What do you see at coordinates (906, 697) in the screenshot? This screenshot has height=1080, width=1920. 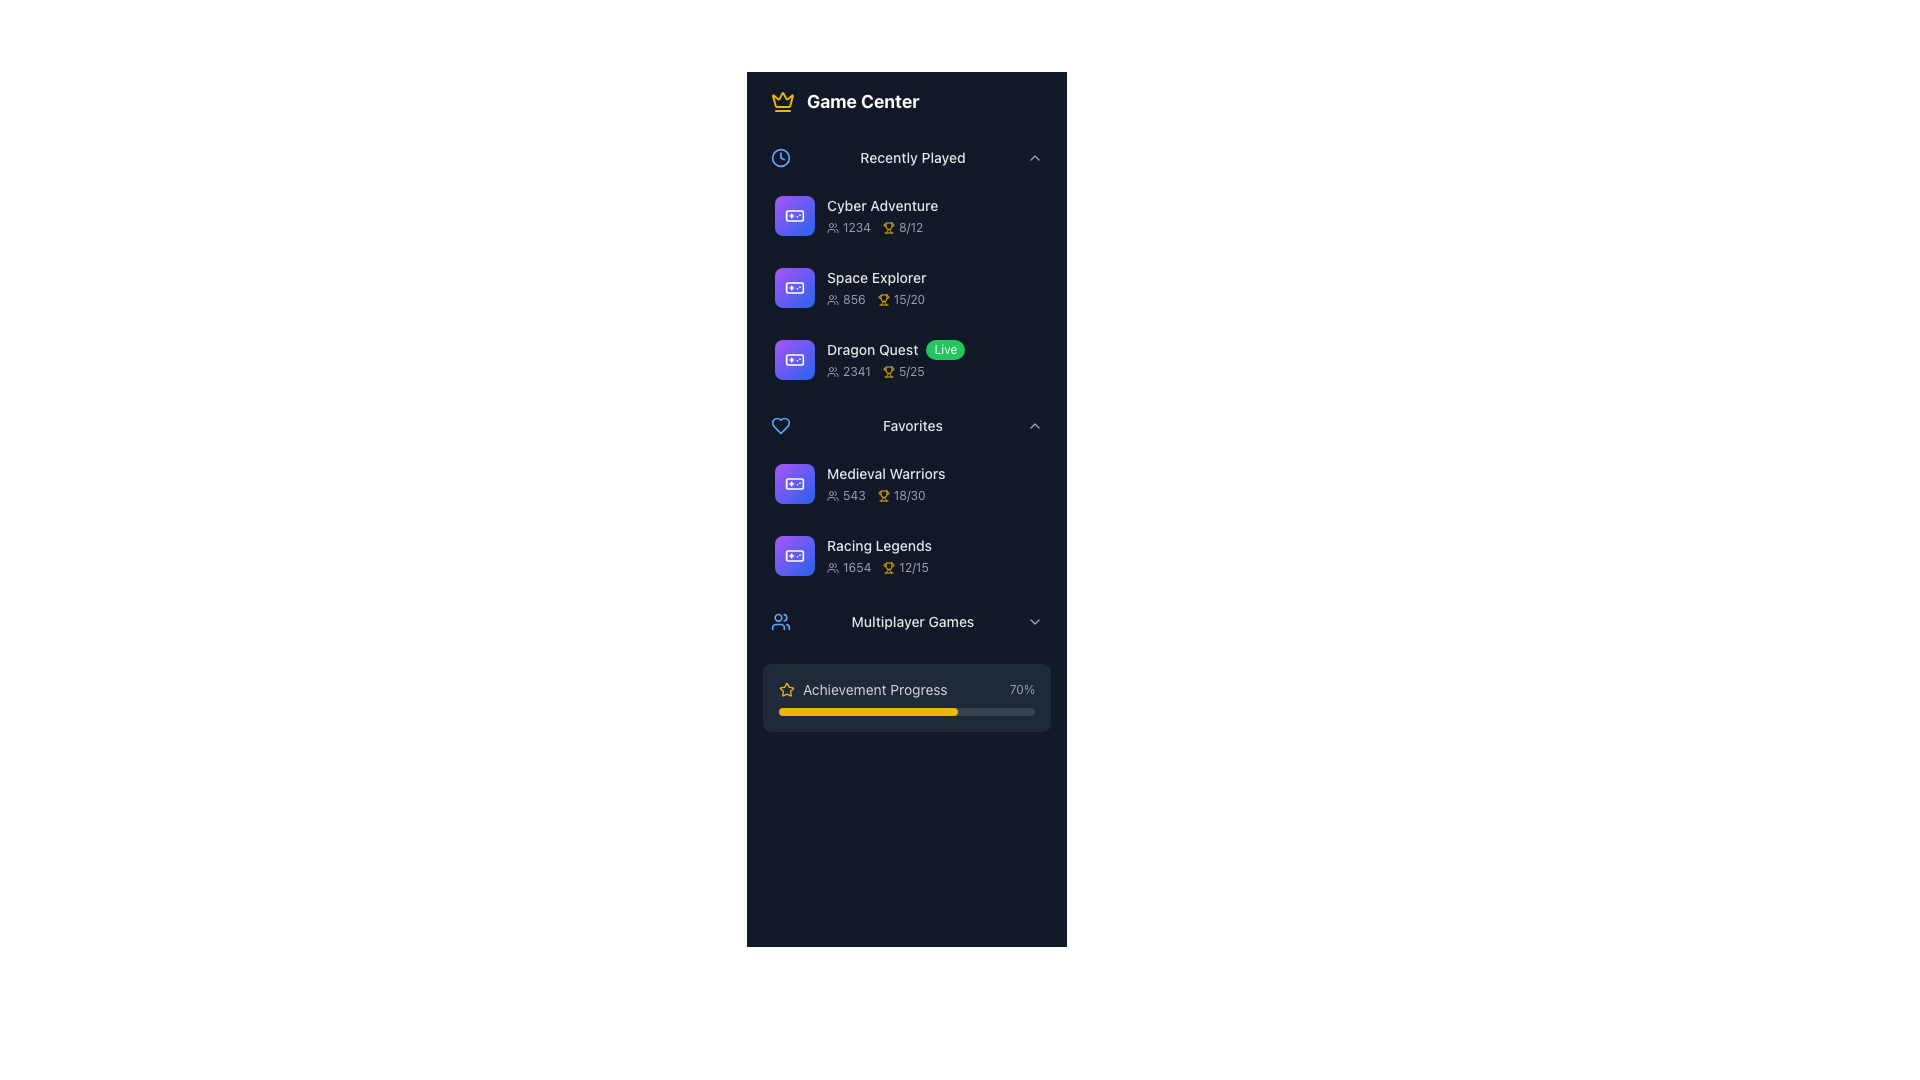 I see `details of the progress bar indicating 'Achievement Progress' with 70% filled, located below 'Multiplayer Games'` at bounding box center [906, 697].